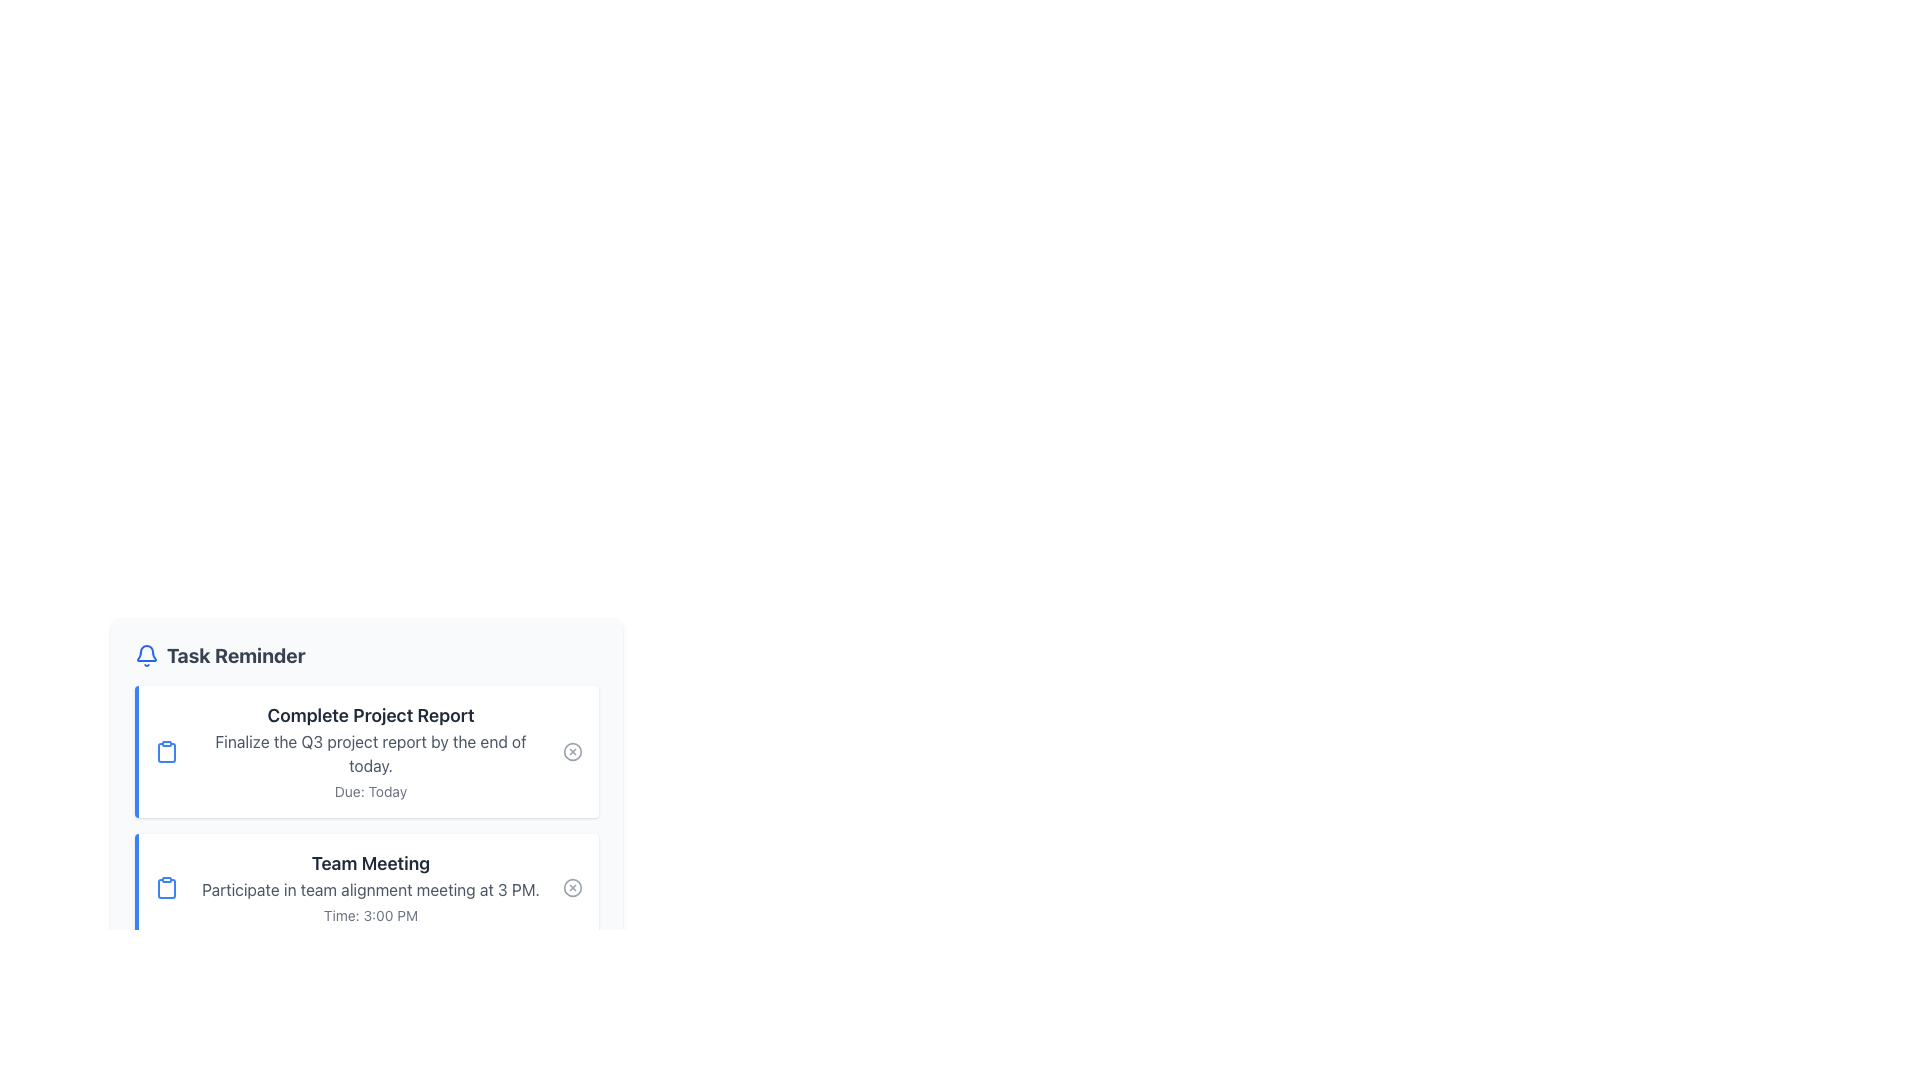 The width and height of the screenshot is (1920, 1080). I want to click on the 'Team Meeting' icon located in the second card of the 'Task Reminder' section, above the due time details, so click(167, 886).